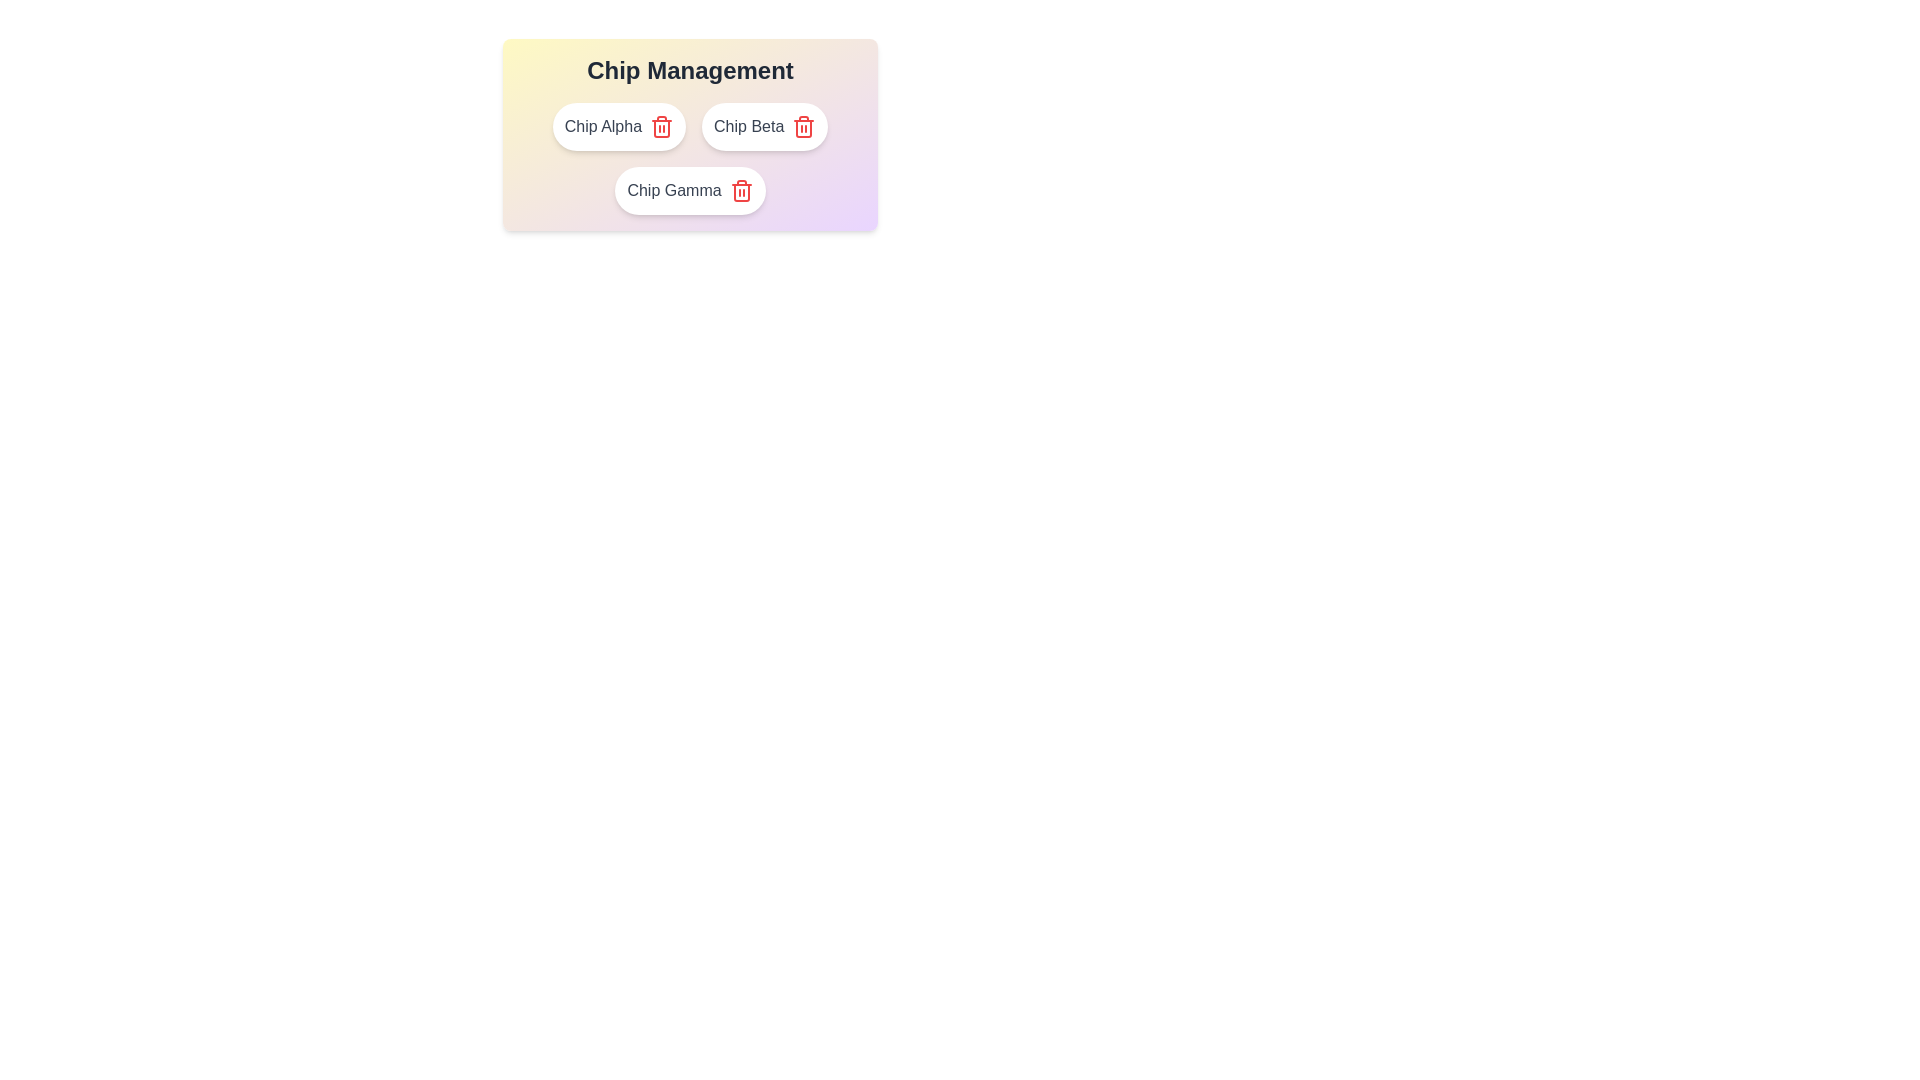 This screenshot has width=1920, height=1080. I want to click on delete button on the chip labeled Chip Gamma, so click(740, 191).